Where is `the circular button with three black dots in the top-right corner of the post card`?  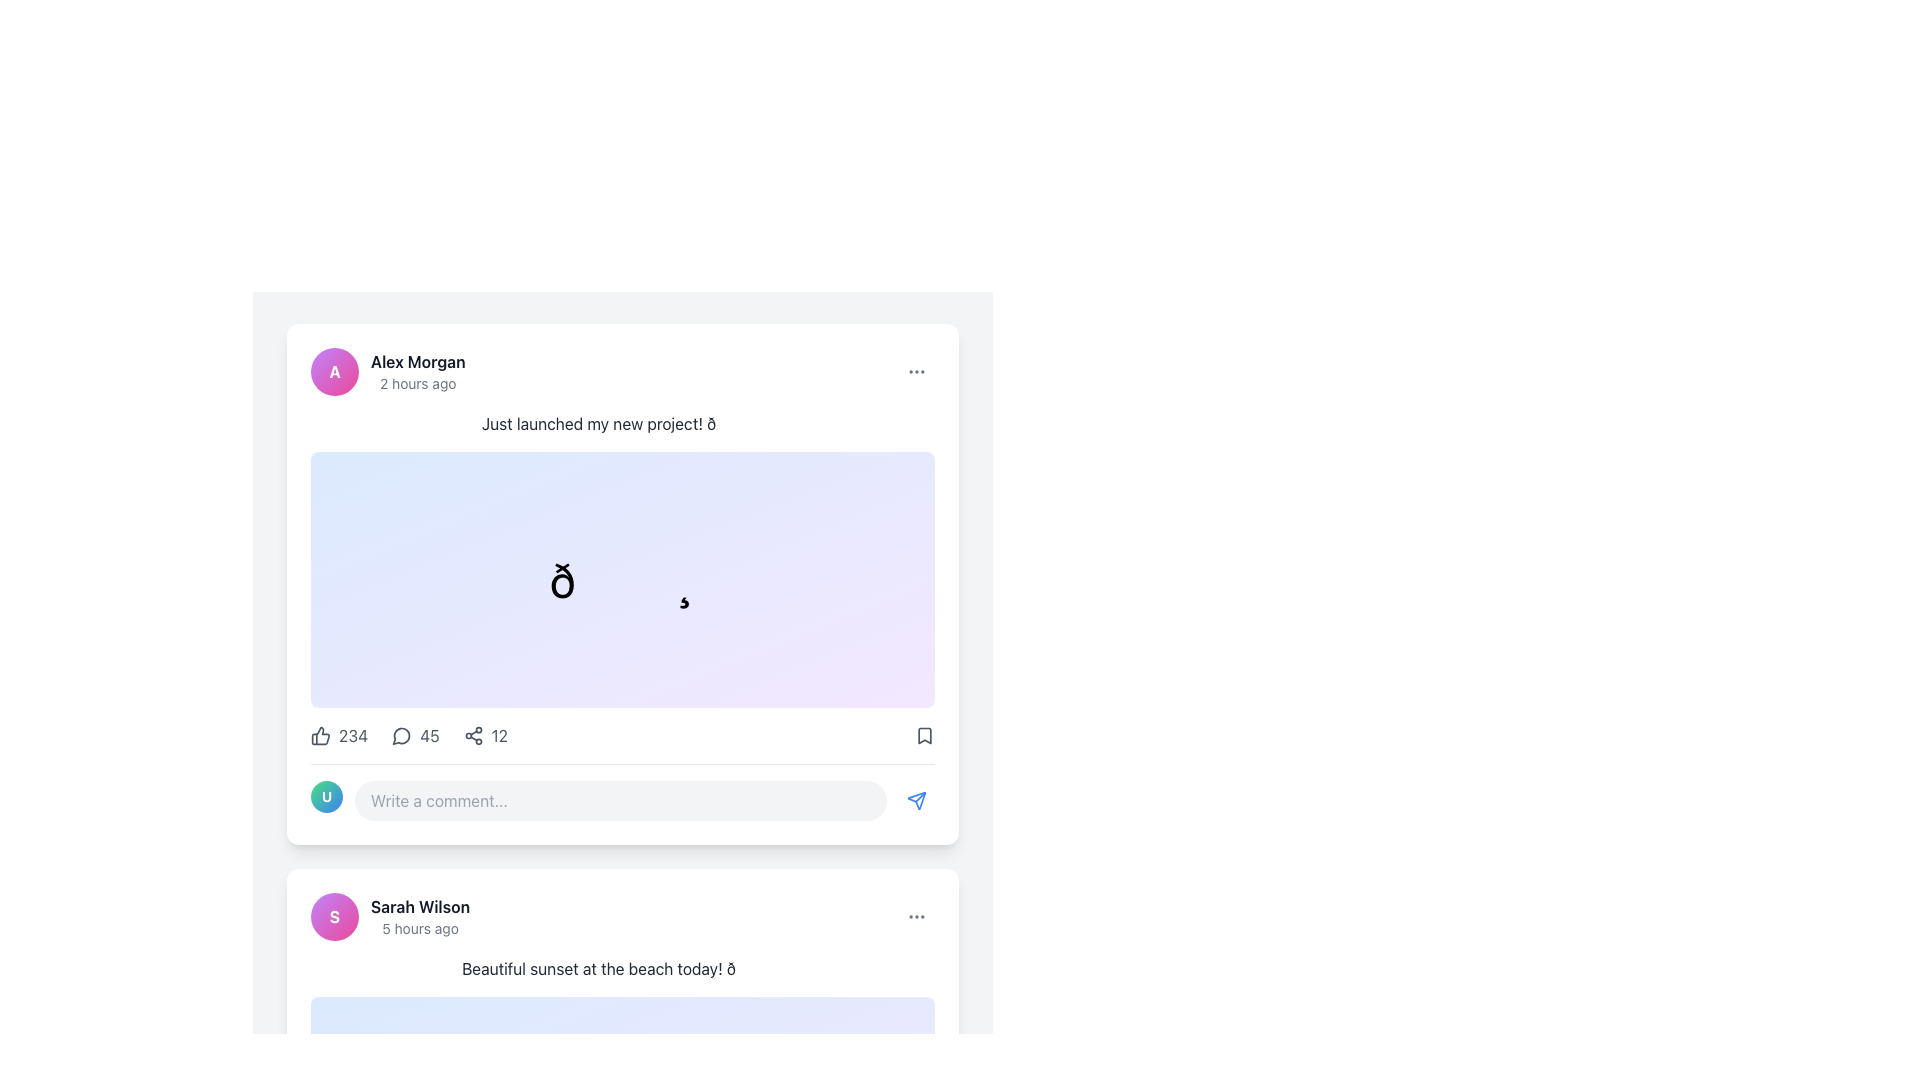
the circular button with three black dots in the top-right corner of the post card is located at coordinates (915, 371).